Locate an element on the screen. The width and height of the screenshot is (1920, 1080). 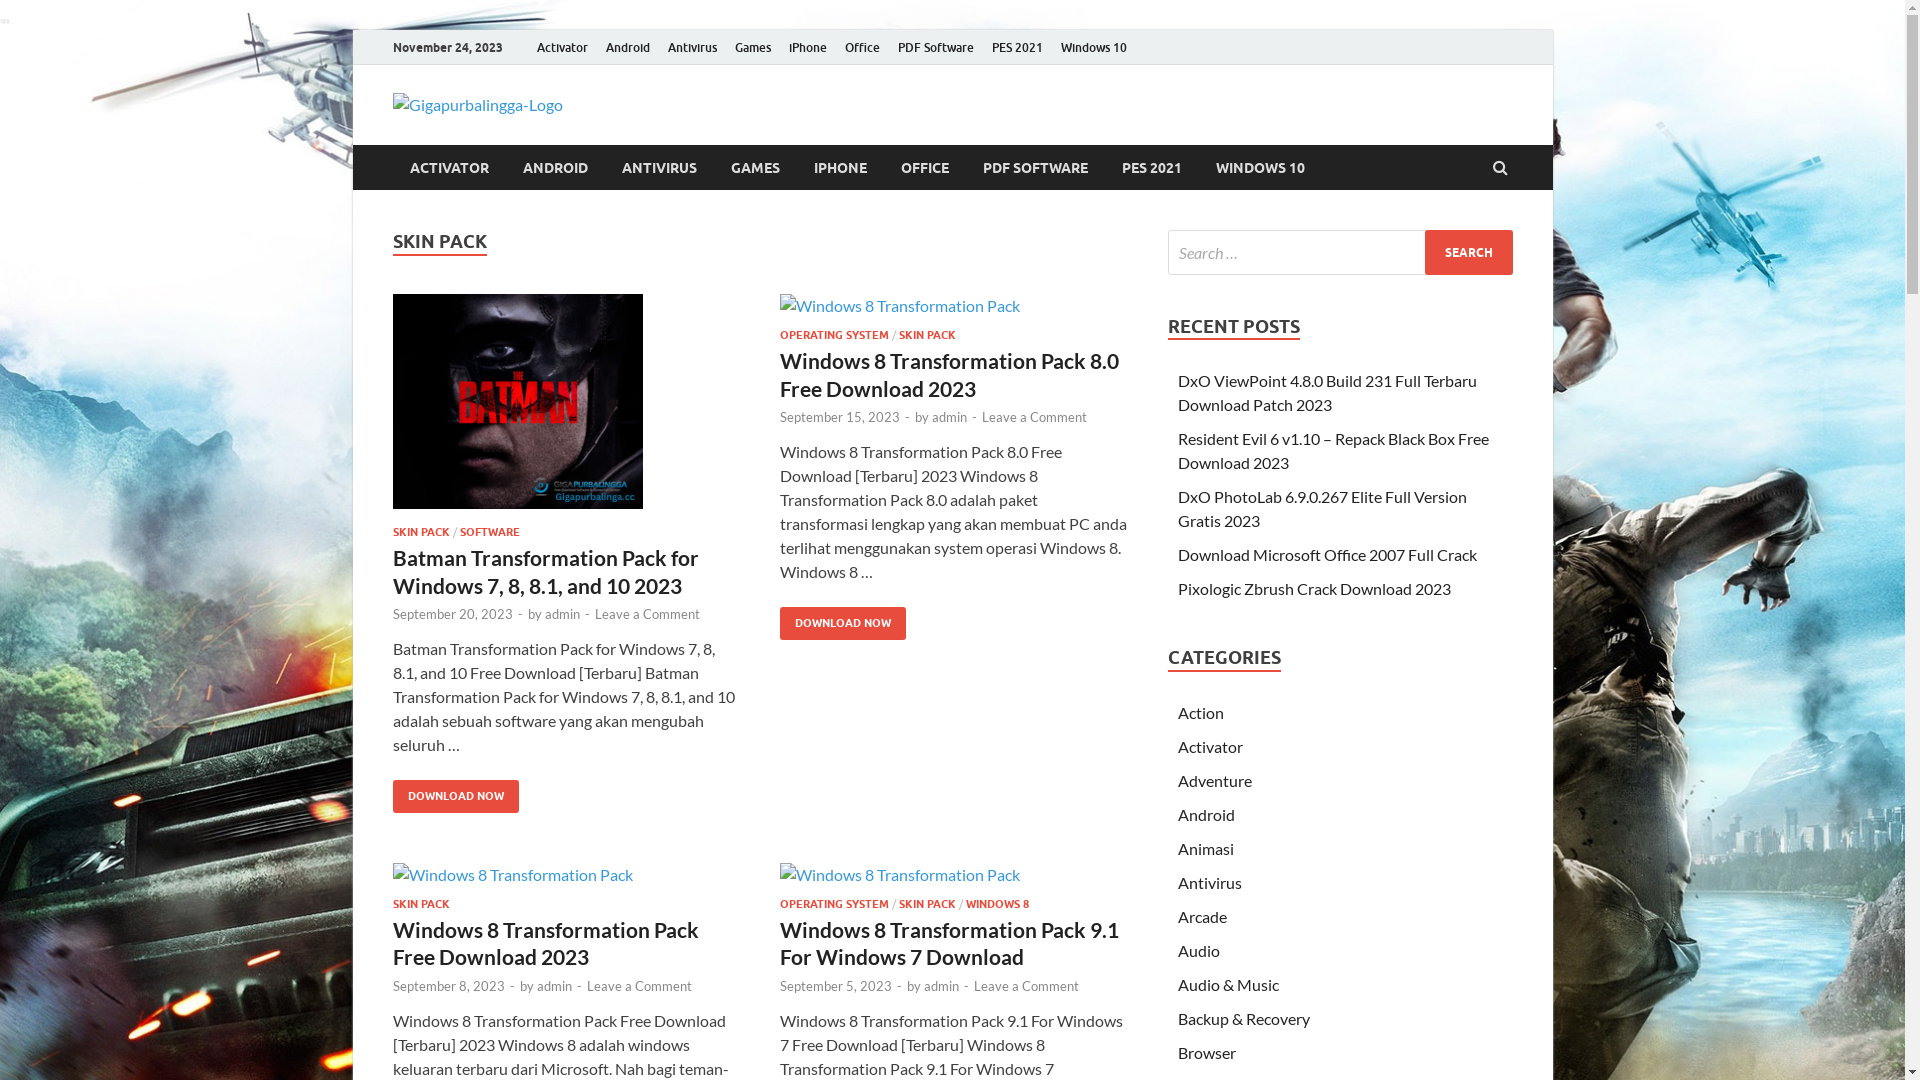
'WINDOWS 10' is located at coordinates (1258, 166).